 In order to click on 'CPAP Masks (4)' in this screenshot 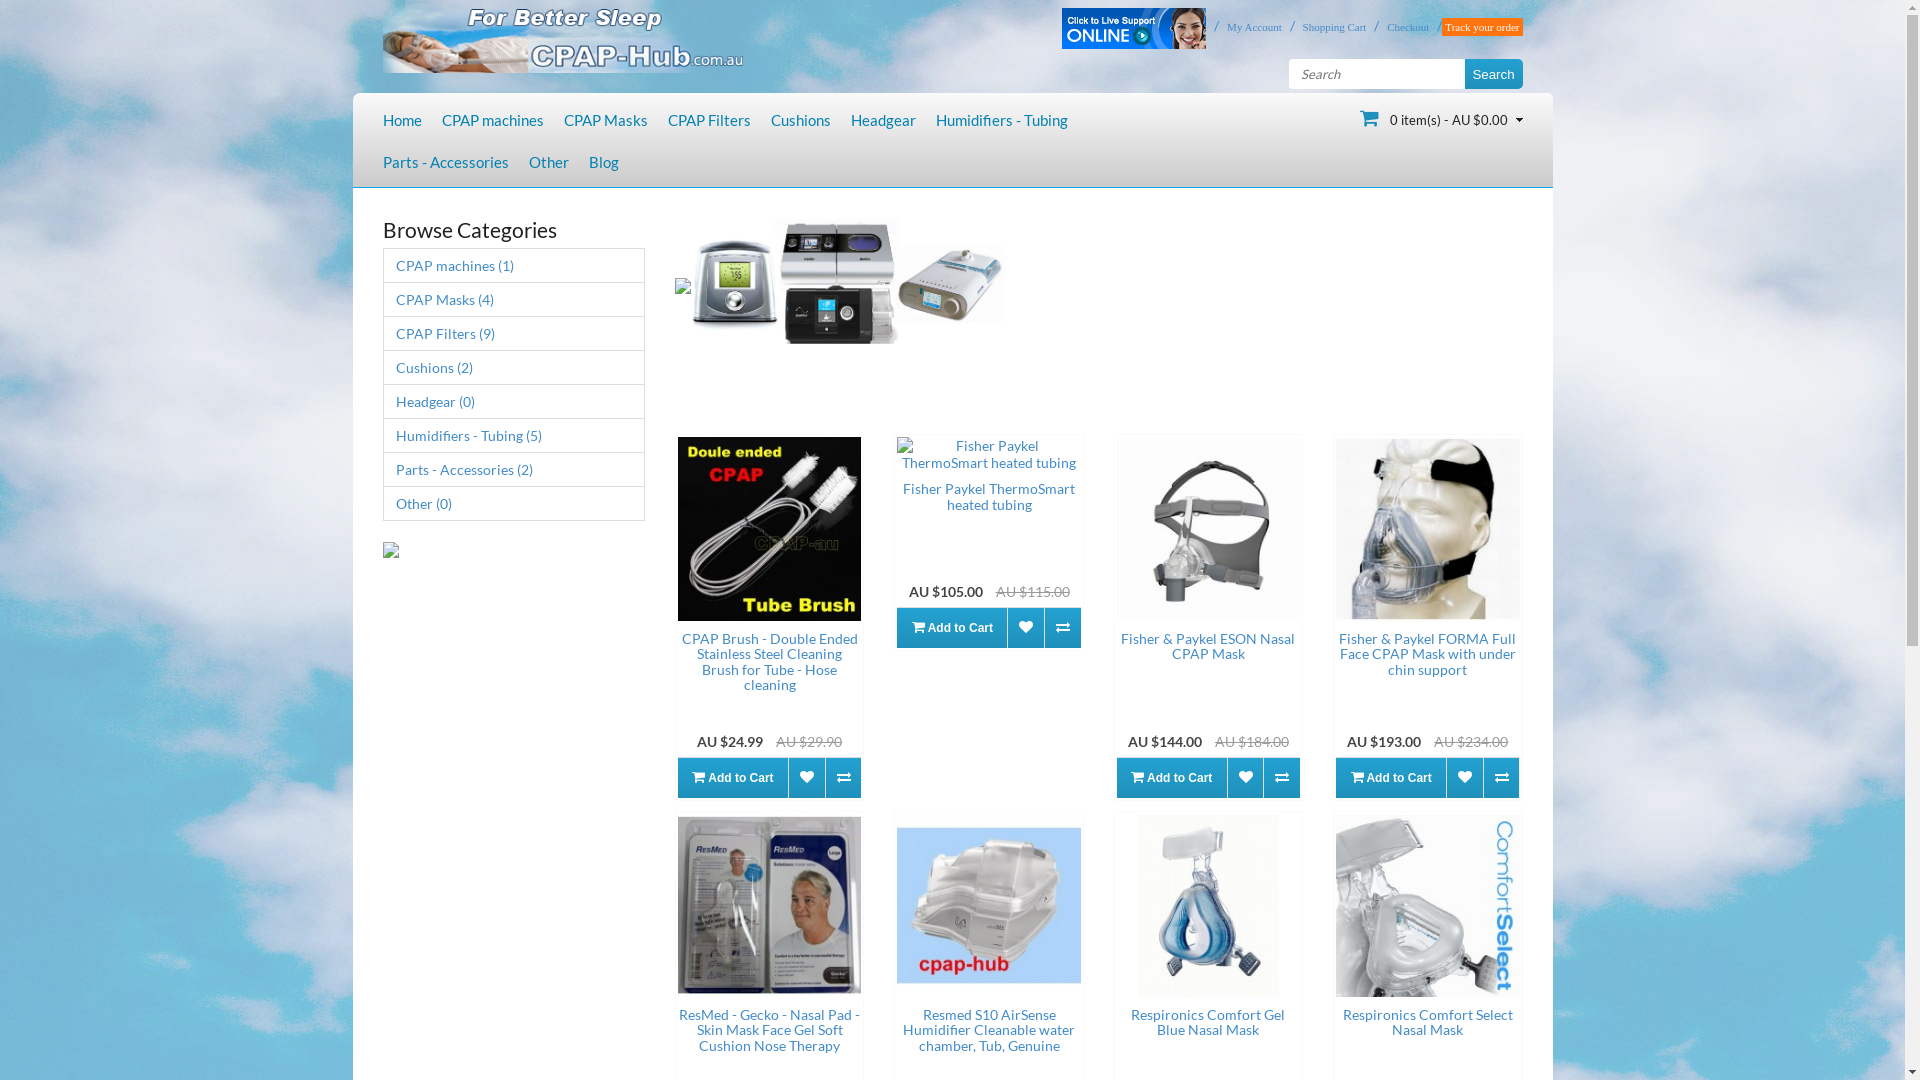, I will do `click(513, 299)`.